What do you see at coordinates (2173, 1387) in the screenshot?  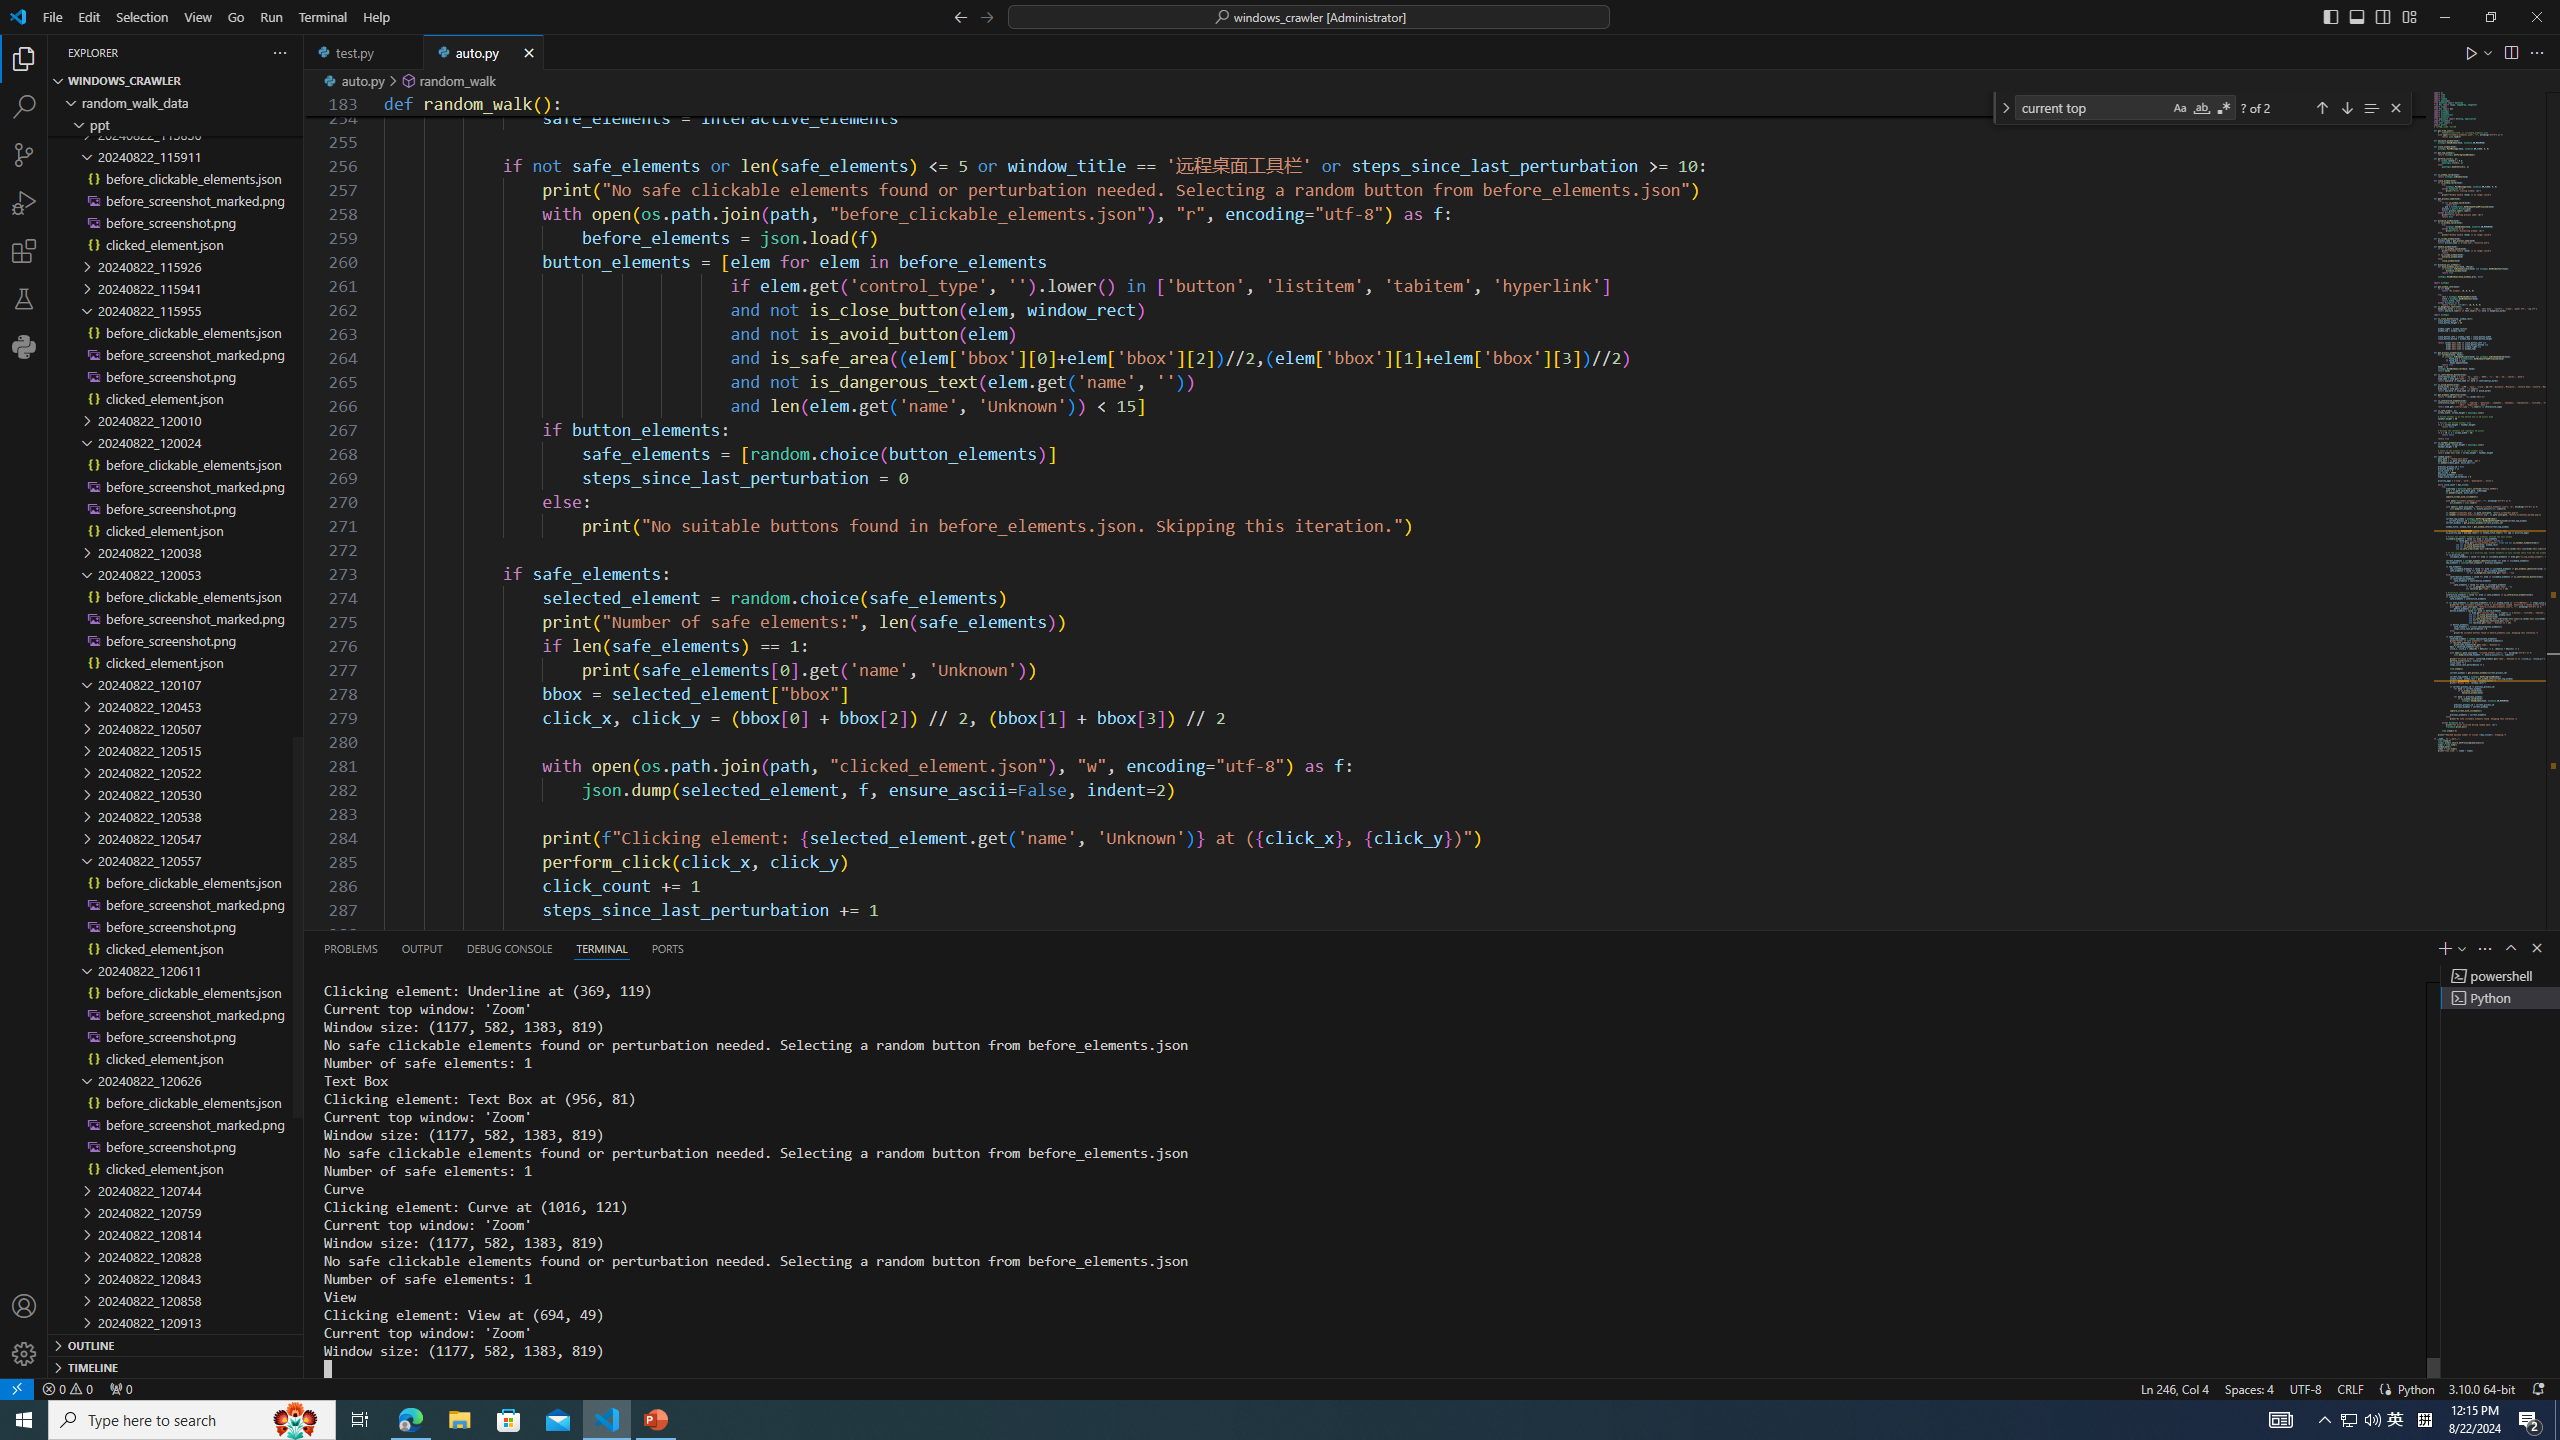 I see `'Ln 246, Col 4'` at bounding box center [2173, 1387].